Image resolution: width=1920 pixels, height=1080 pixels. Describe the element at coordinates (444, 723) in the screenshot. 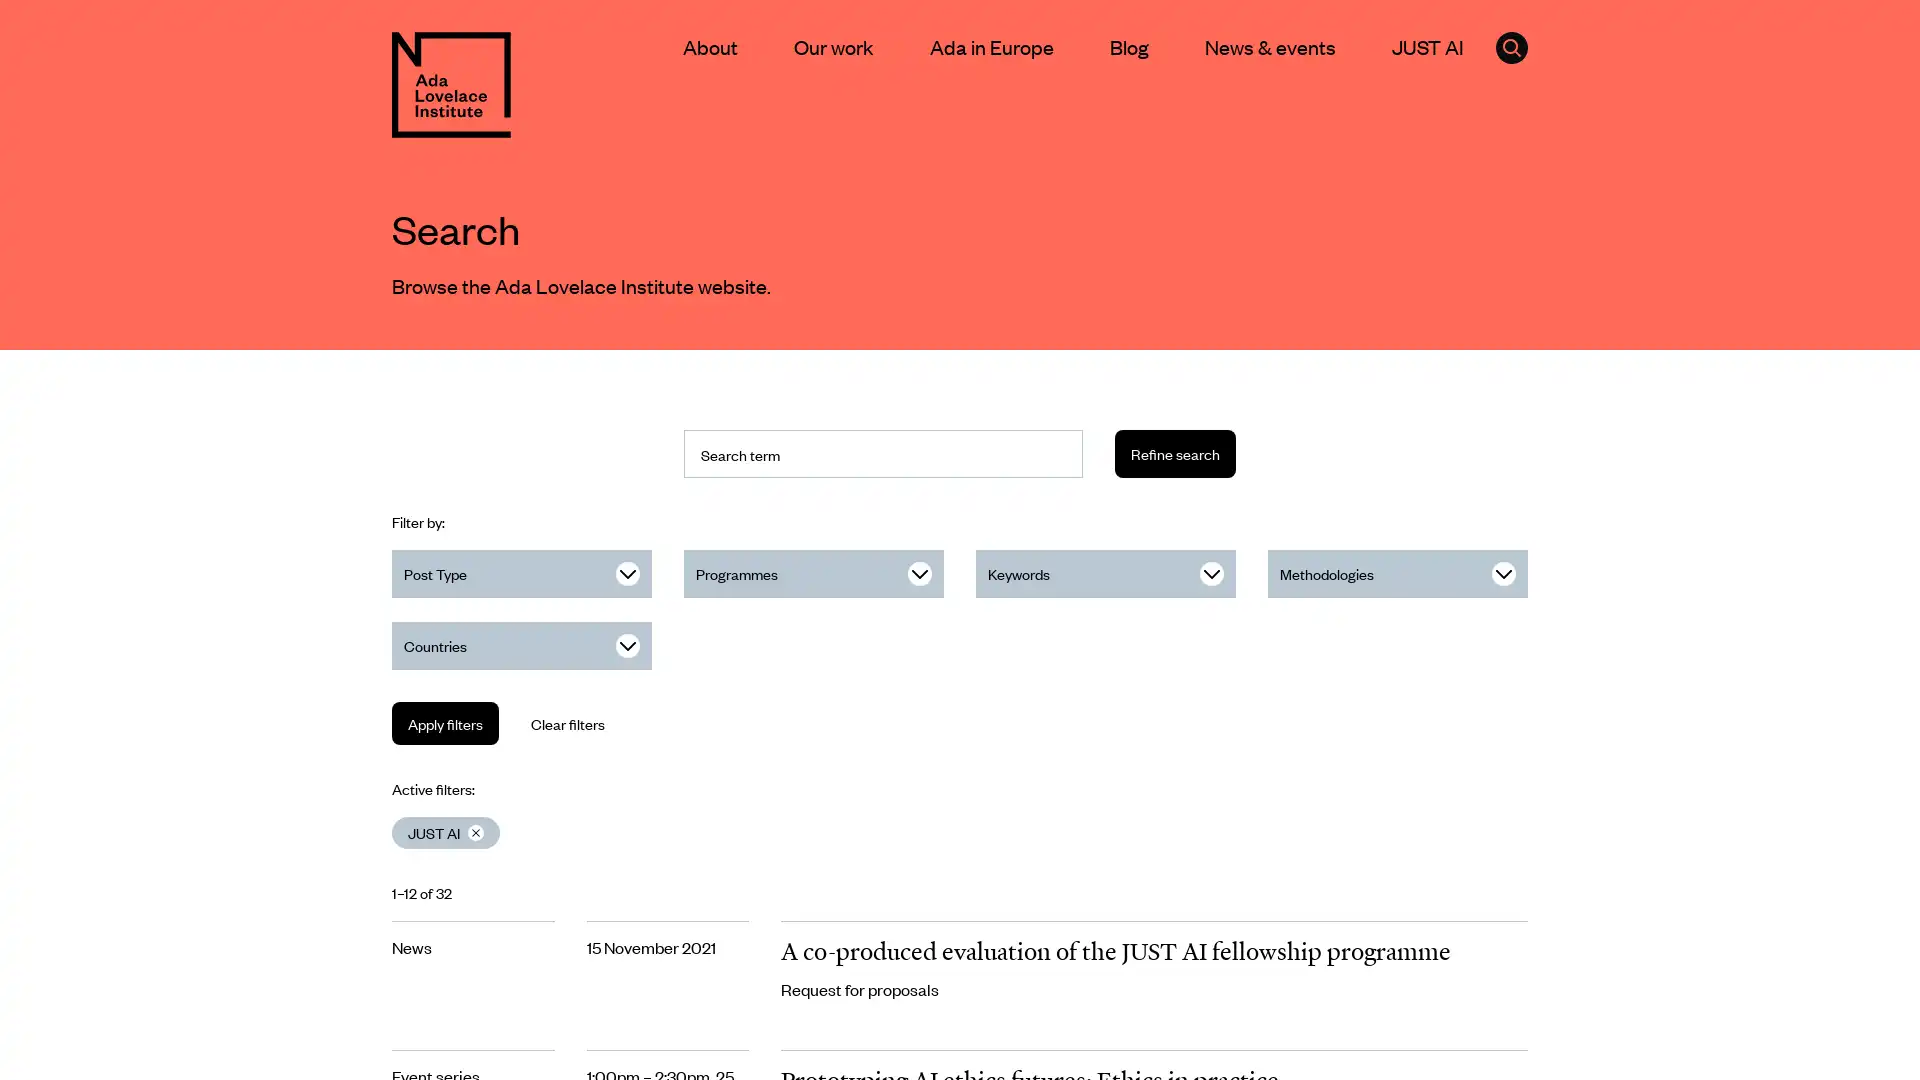

I see `Apply filters` at that location.